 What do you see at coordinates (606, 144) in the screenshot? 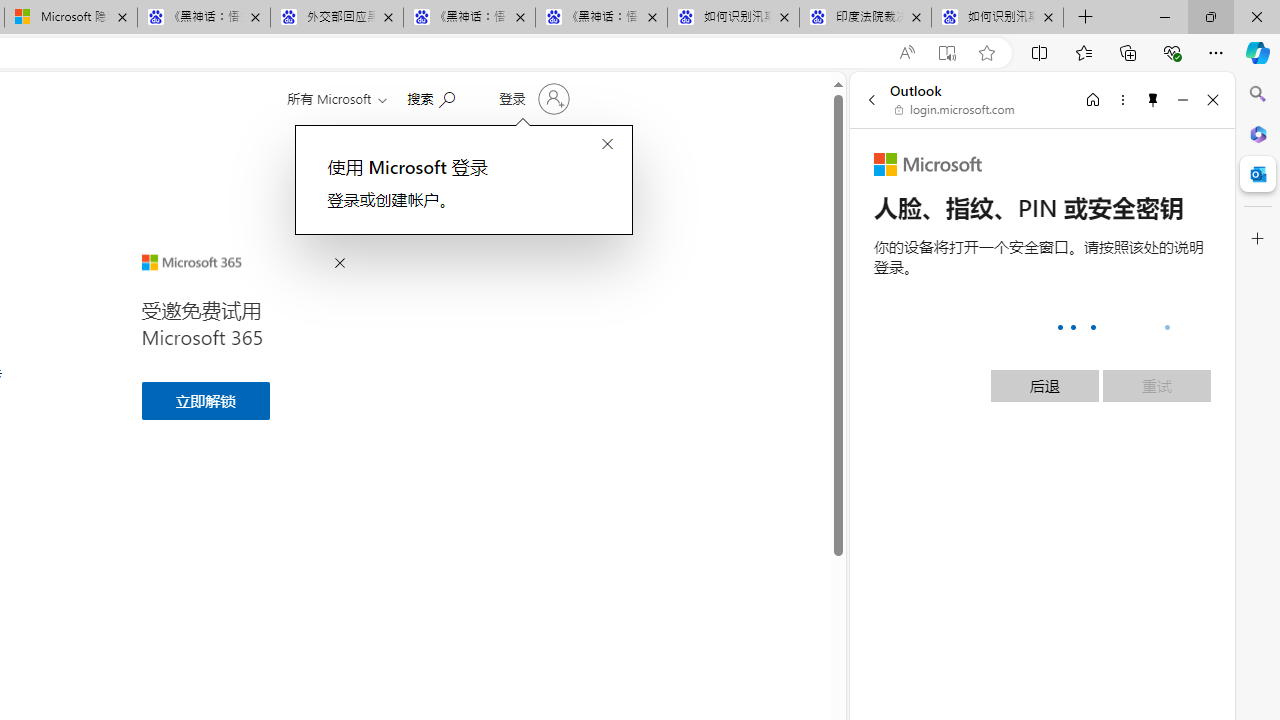
I see `'Close callout prompt.'` at bounding box center [606, 144].